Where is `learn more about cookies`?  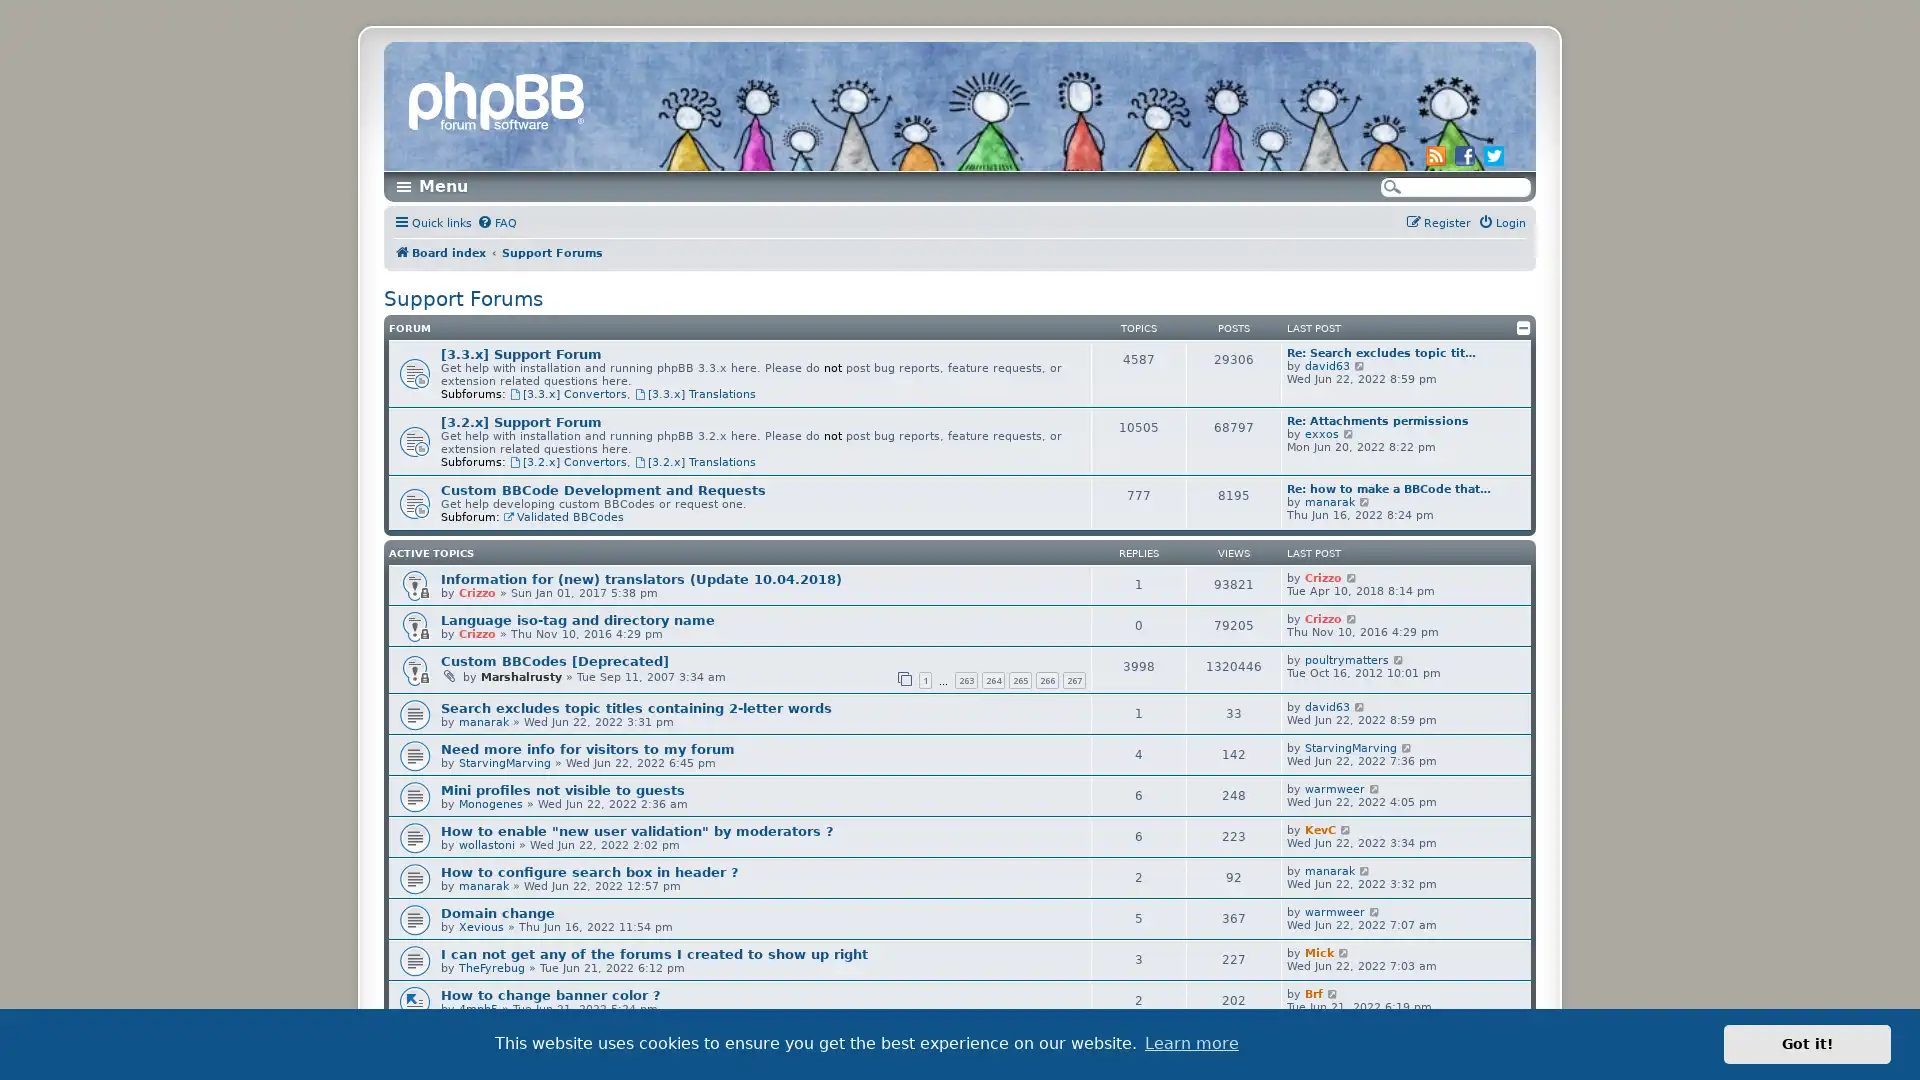 learn more about cookies is located at coordinates (1191, 1043).